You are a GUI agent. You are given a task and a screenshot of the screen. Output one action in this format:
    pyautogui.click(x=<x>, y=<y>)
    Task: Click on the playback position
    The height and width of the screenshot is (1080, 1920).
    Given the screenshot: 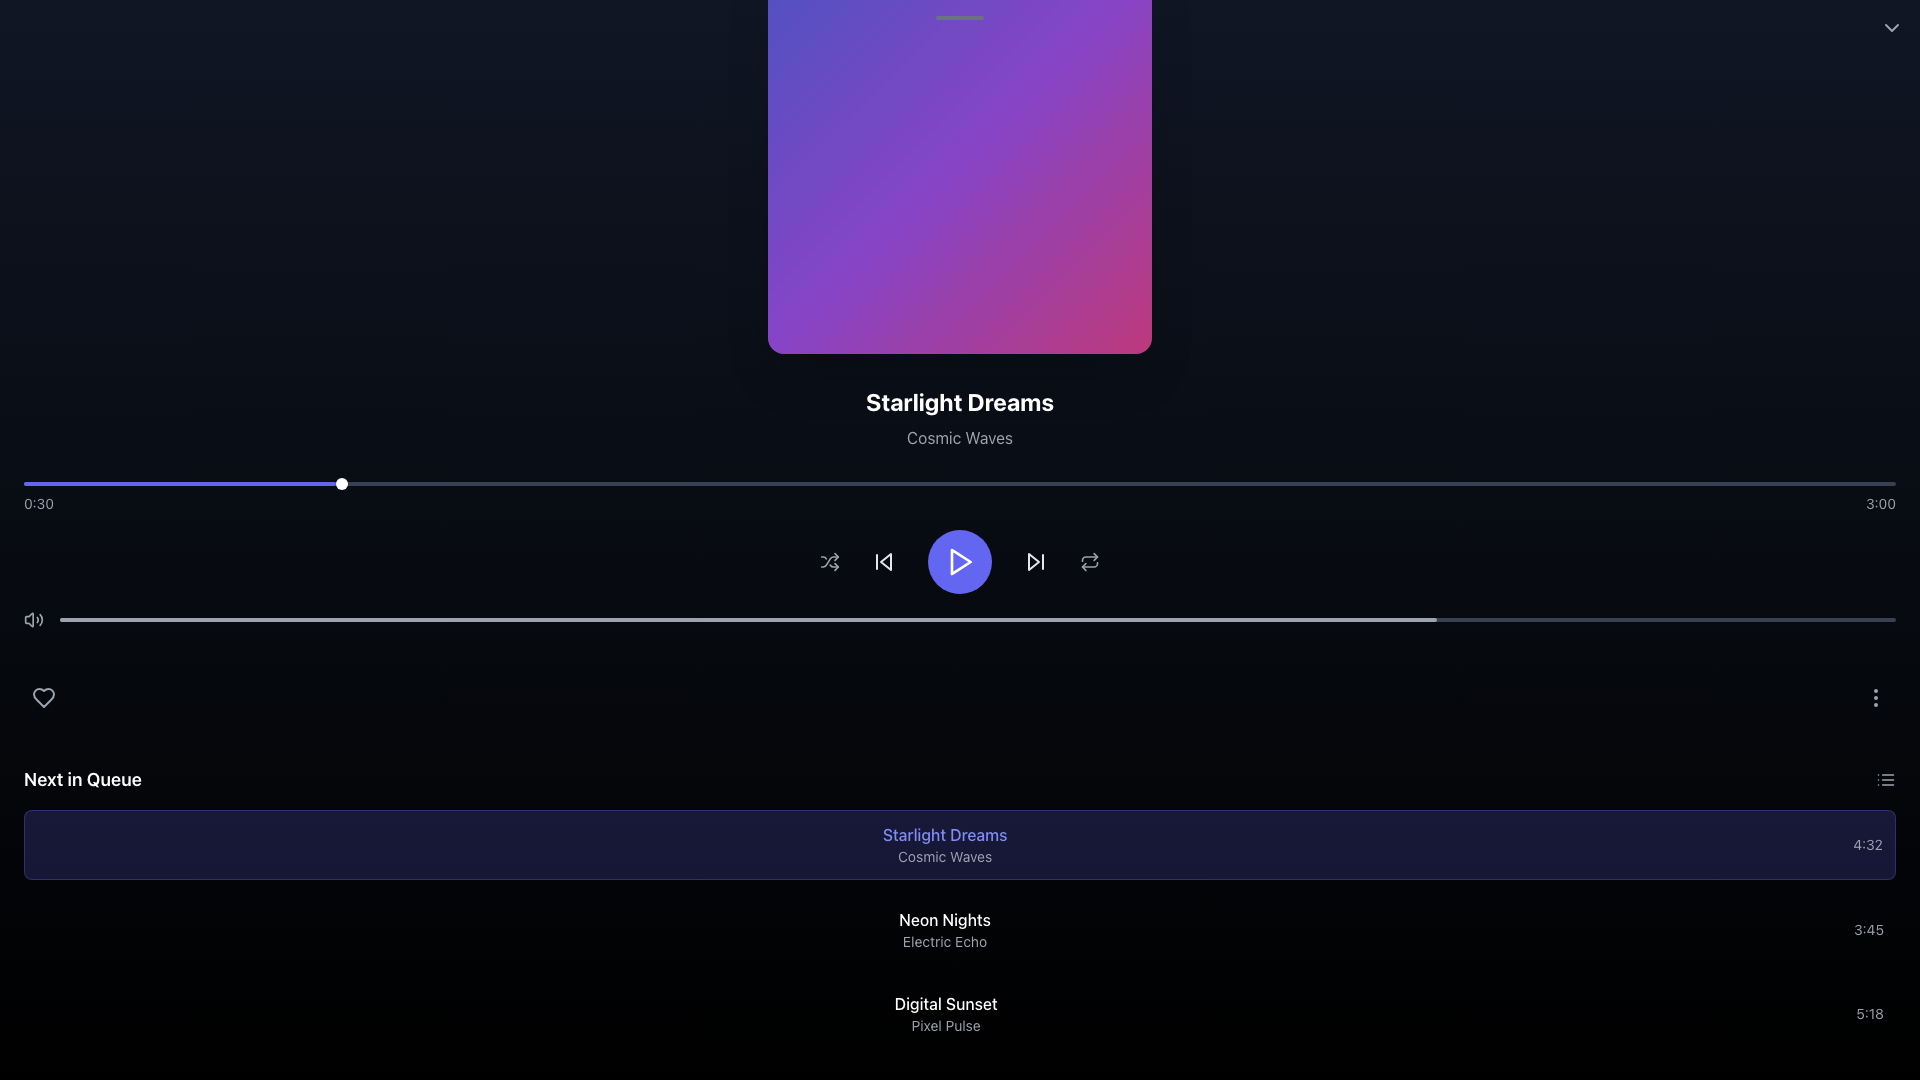 What is the action you would take?
    pyautogui.click(x=1771, y=483)
    